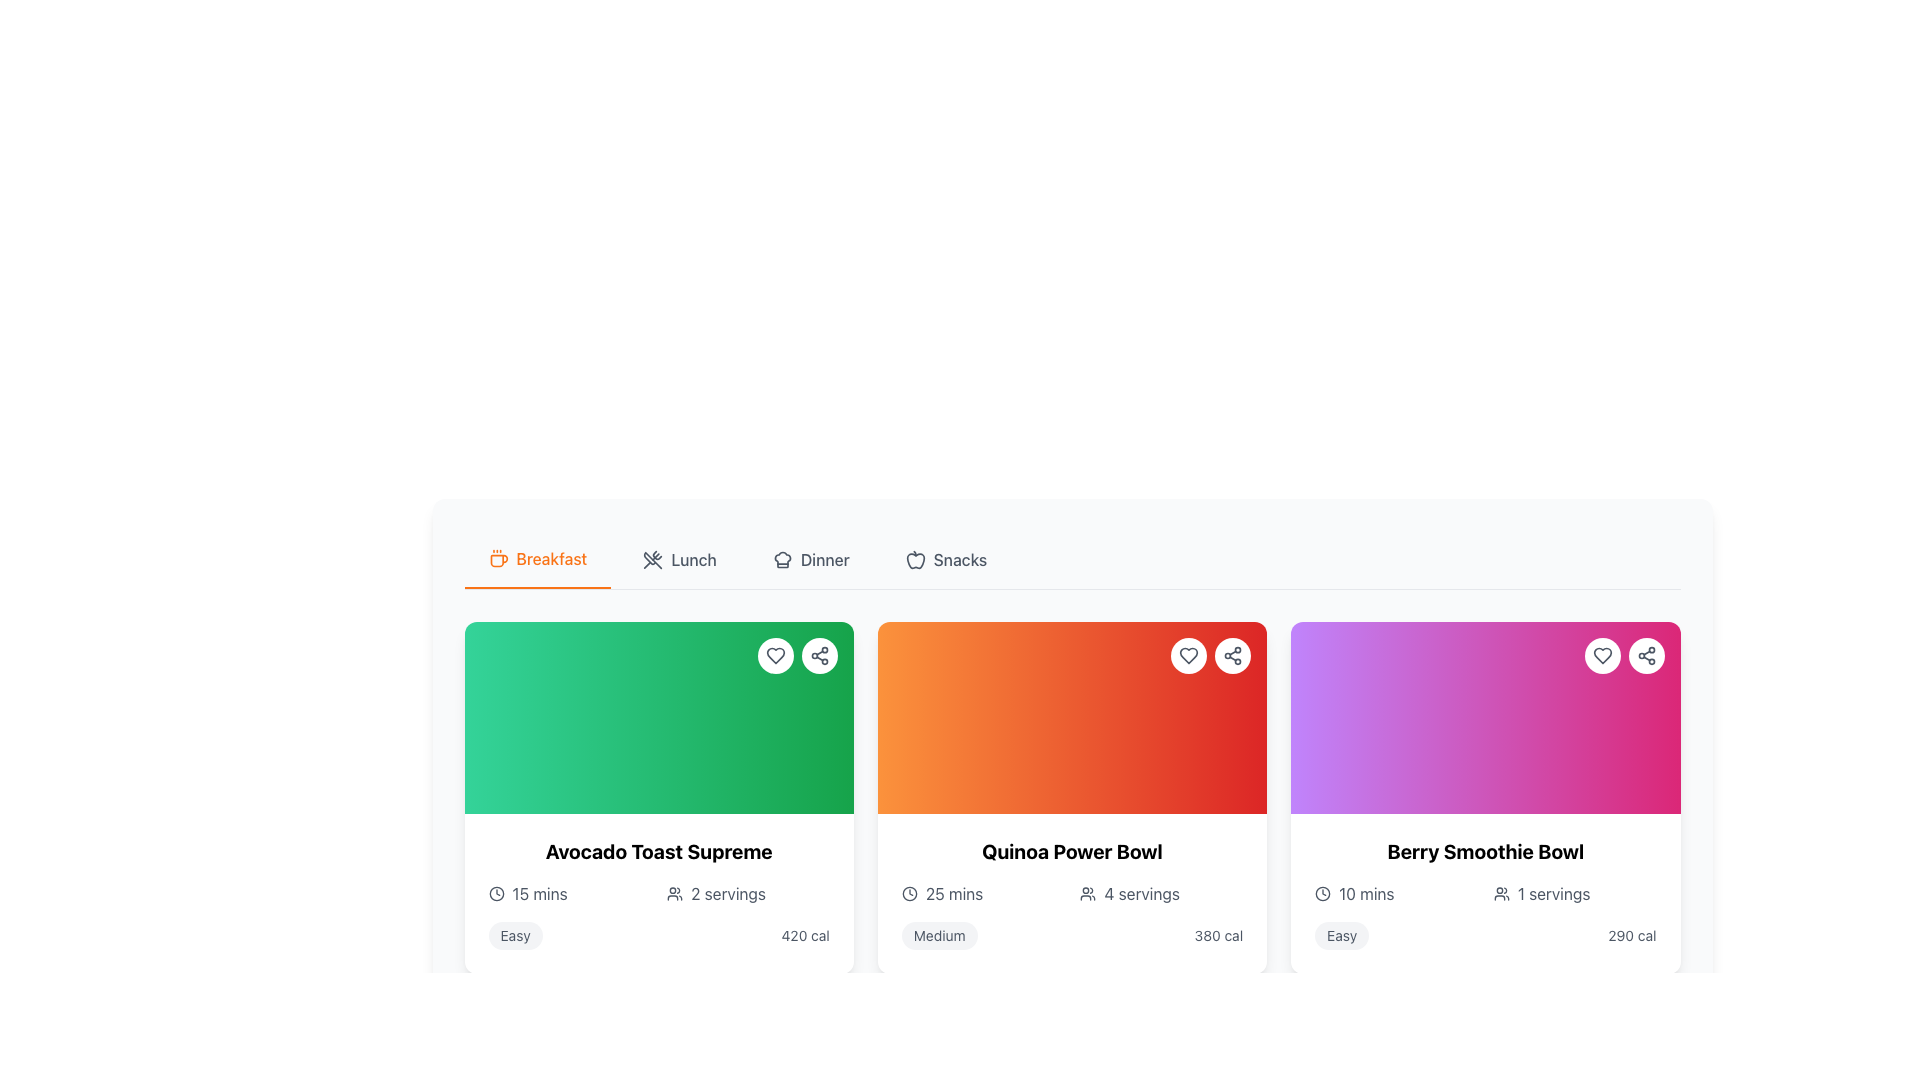 The height and width of the screenshot is (1080, 1920). What do you see at coordinates (953, 893) in the screenshot?
I see `text label displaying the preparation or cooking time for the 'Quinoa Power Bowl' recipe, located beside the clock icon` at bounding box center [953, 893].